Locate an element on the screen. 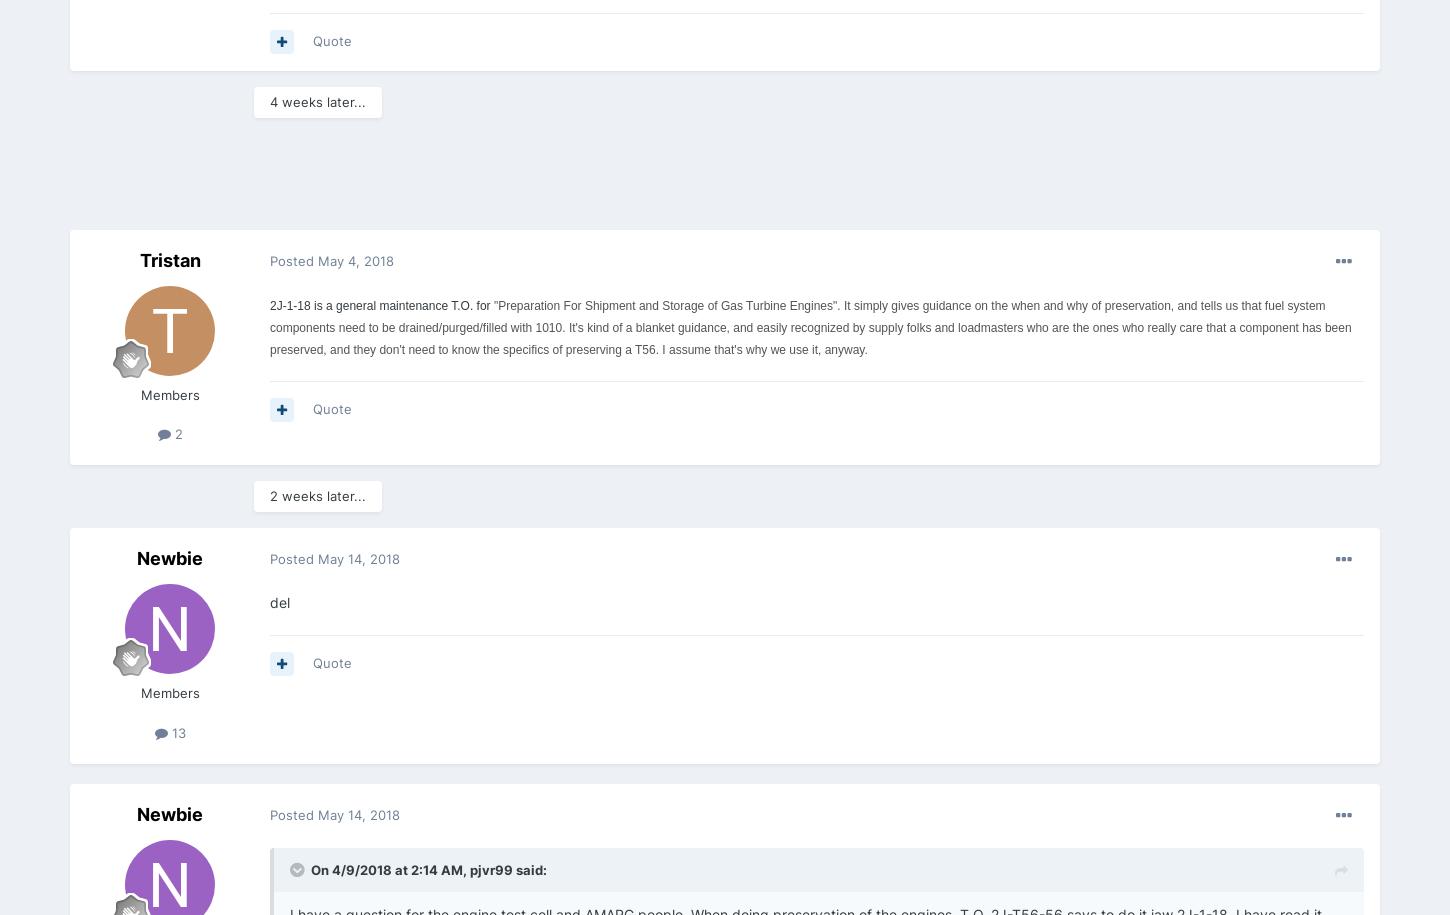 The width and height of the screenshot is (1450, 915). '2J-1-18 is a general maintenance T.O. for' is located at coordinates (379, 303).